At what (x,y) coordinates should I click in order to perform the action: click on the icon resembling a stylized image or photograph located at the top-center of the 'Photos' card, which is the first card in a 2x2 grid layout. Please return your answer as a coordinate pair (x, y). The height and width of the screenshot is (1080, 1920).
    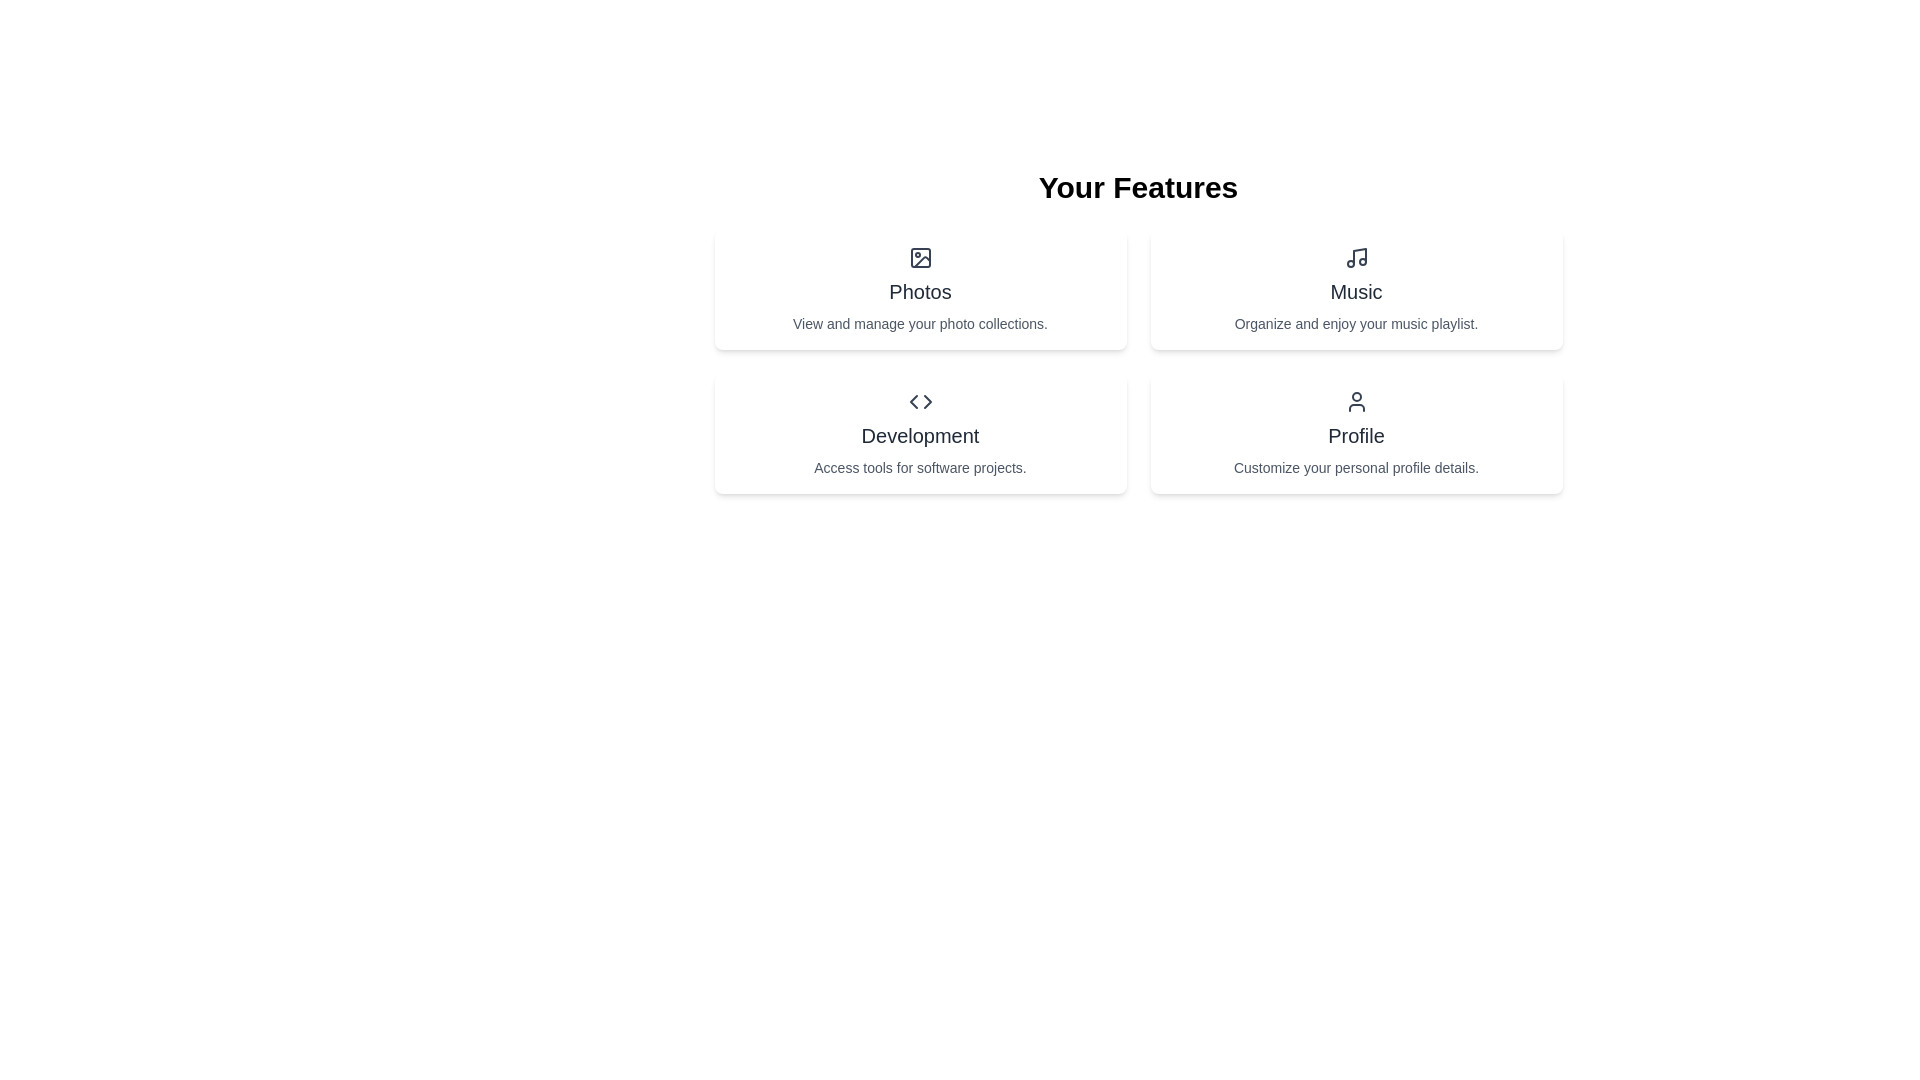
    Looking at the image, I should click on (919, 257).